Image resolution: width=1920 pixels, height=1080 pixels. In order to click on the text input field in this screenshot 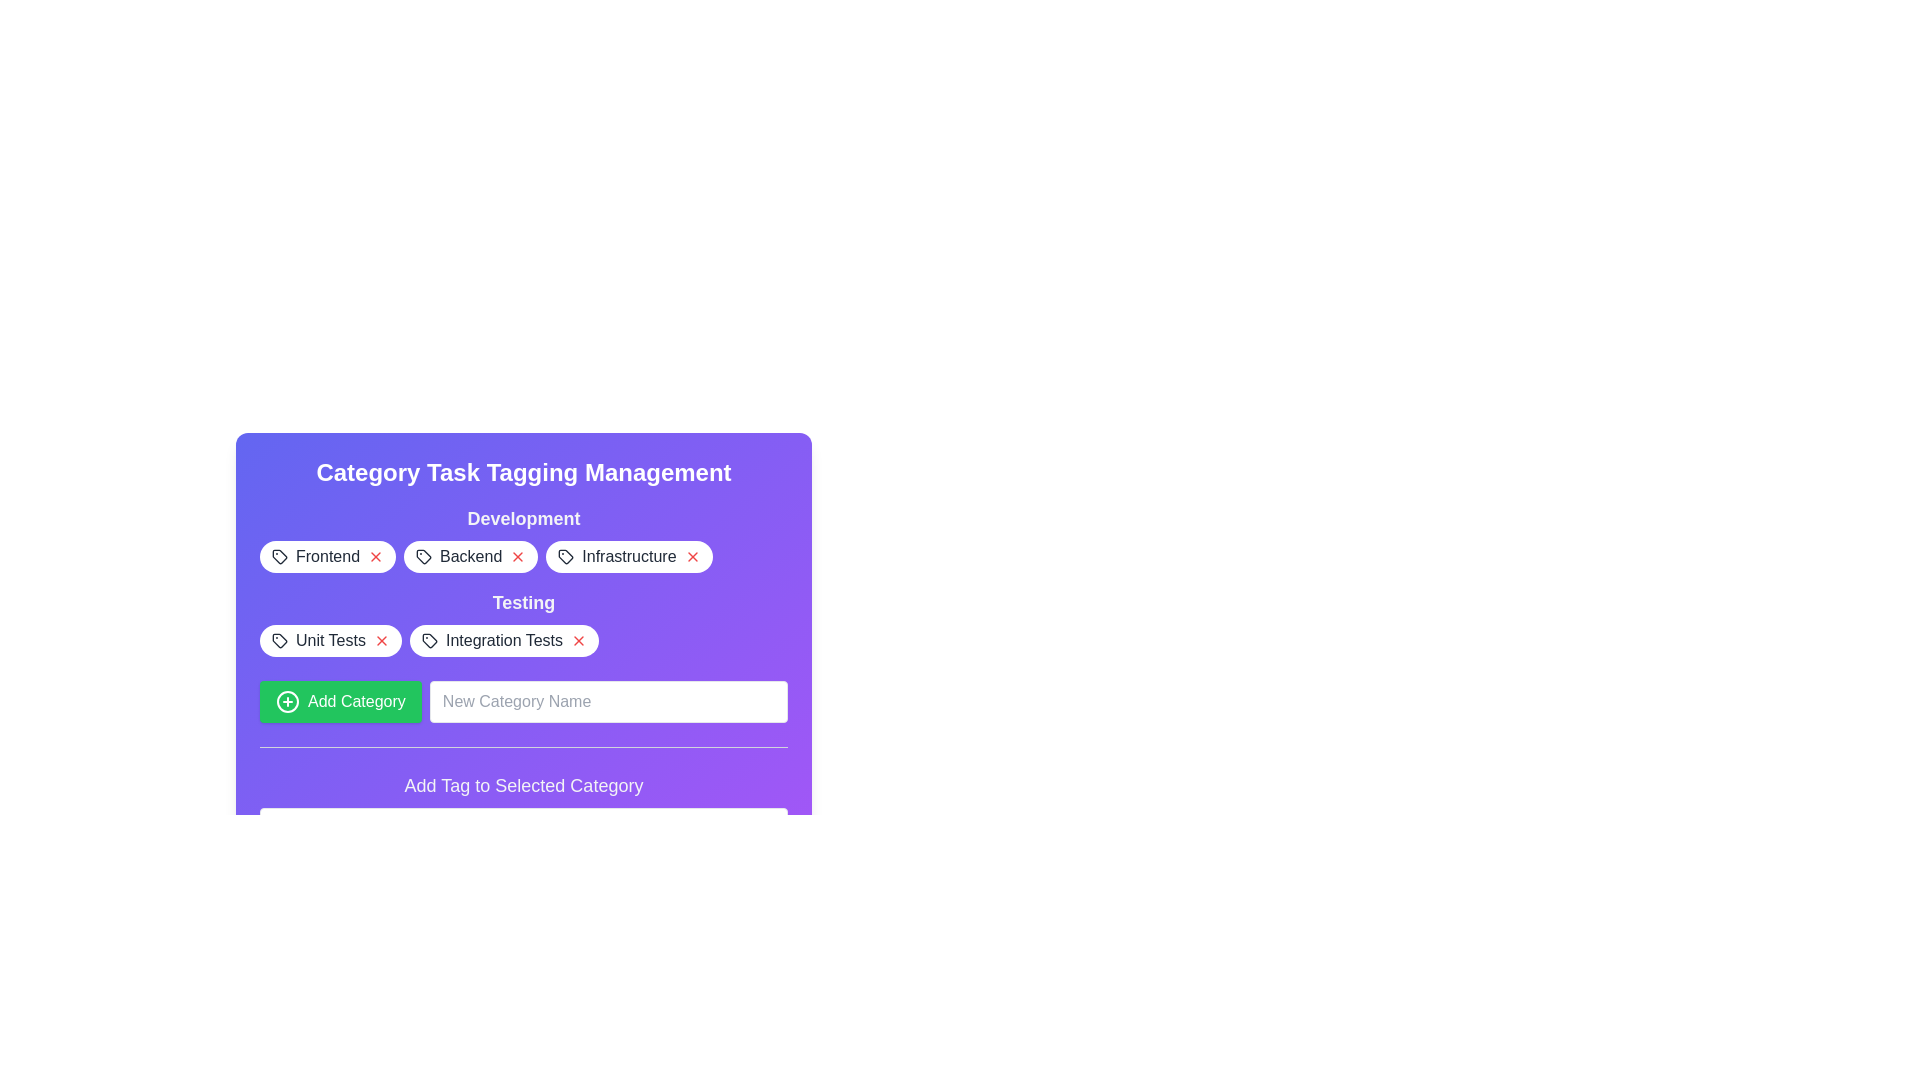, I will do `click(523, 677)`.